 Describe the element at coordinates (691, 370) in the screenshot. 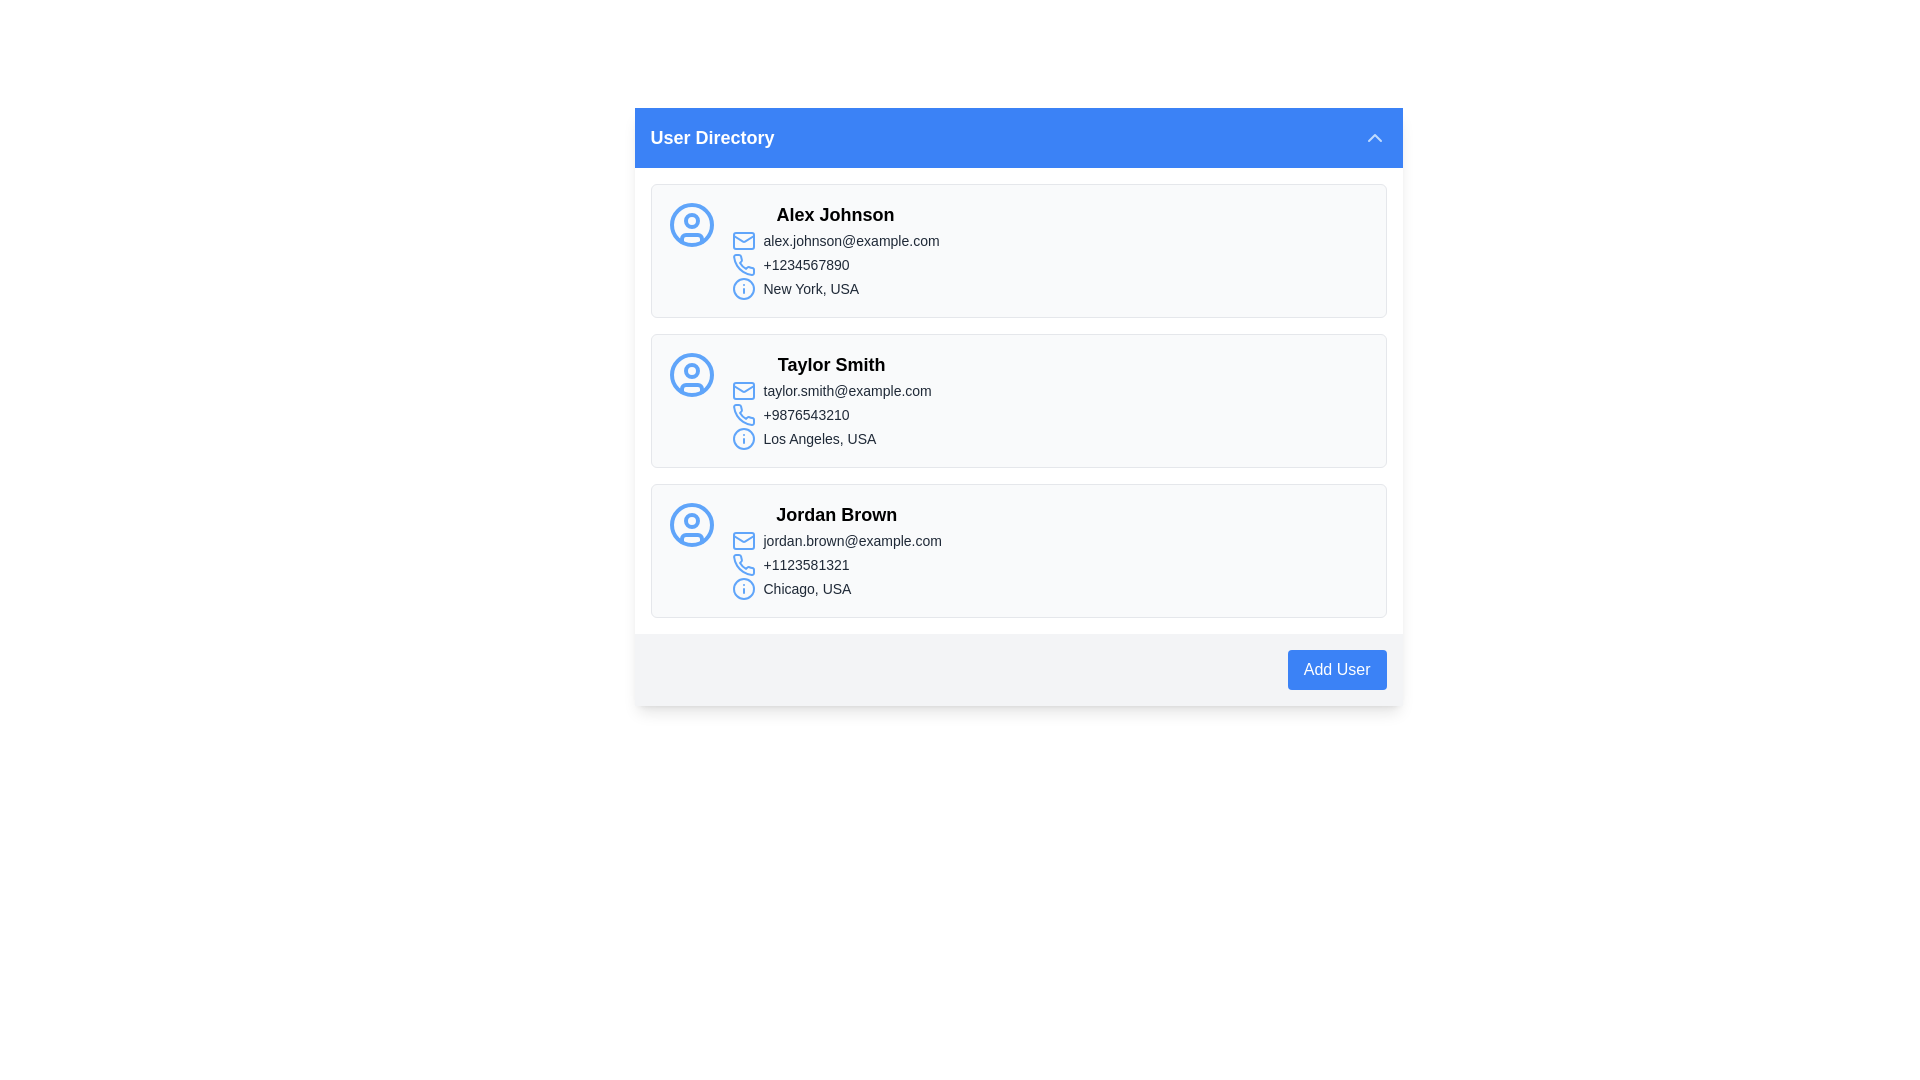

I see `the decorative icon inside the user icon for 'Taylor Smith'` at that location.